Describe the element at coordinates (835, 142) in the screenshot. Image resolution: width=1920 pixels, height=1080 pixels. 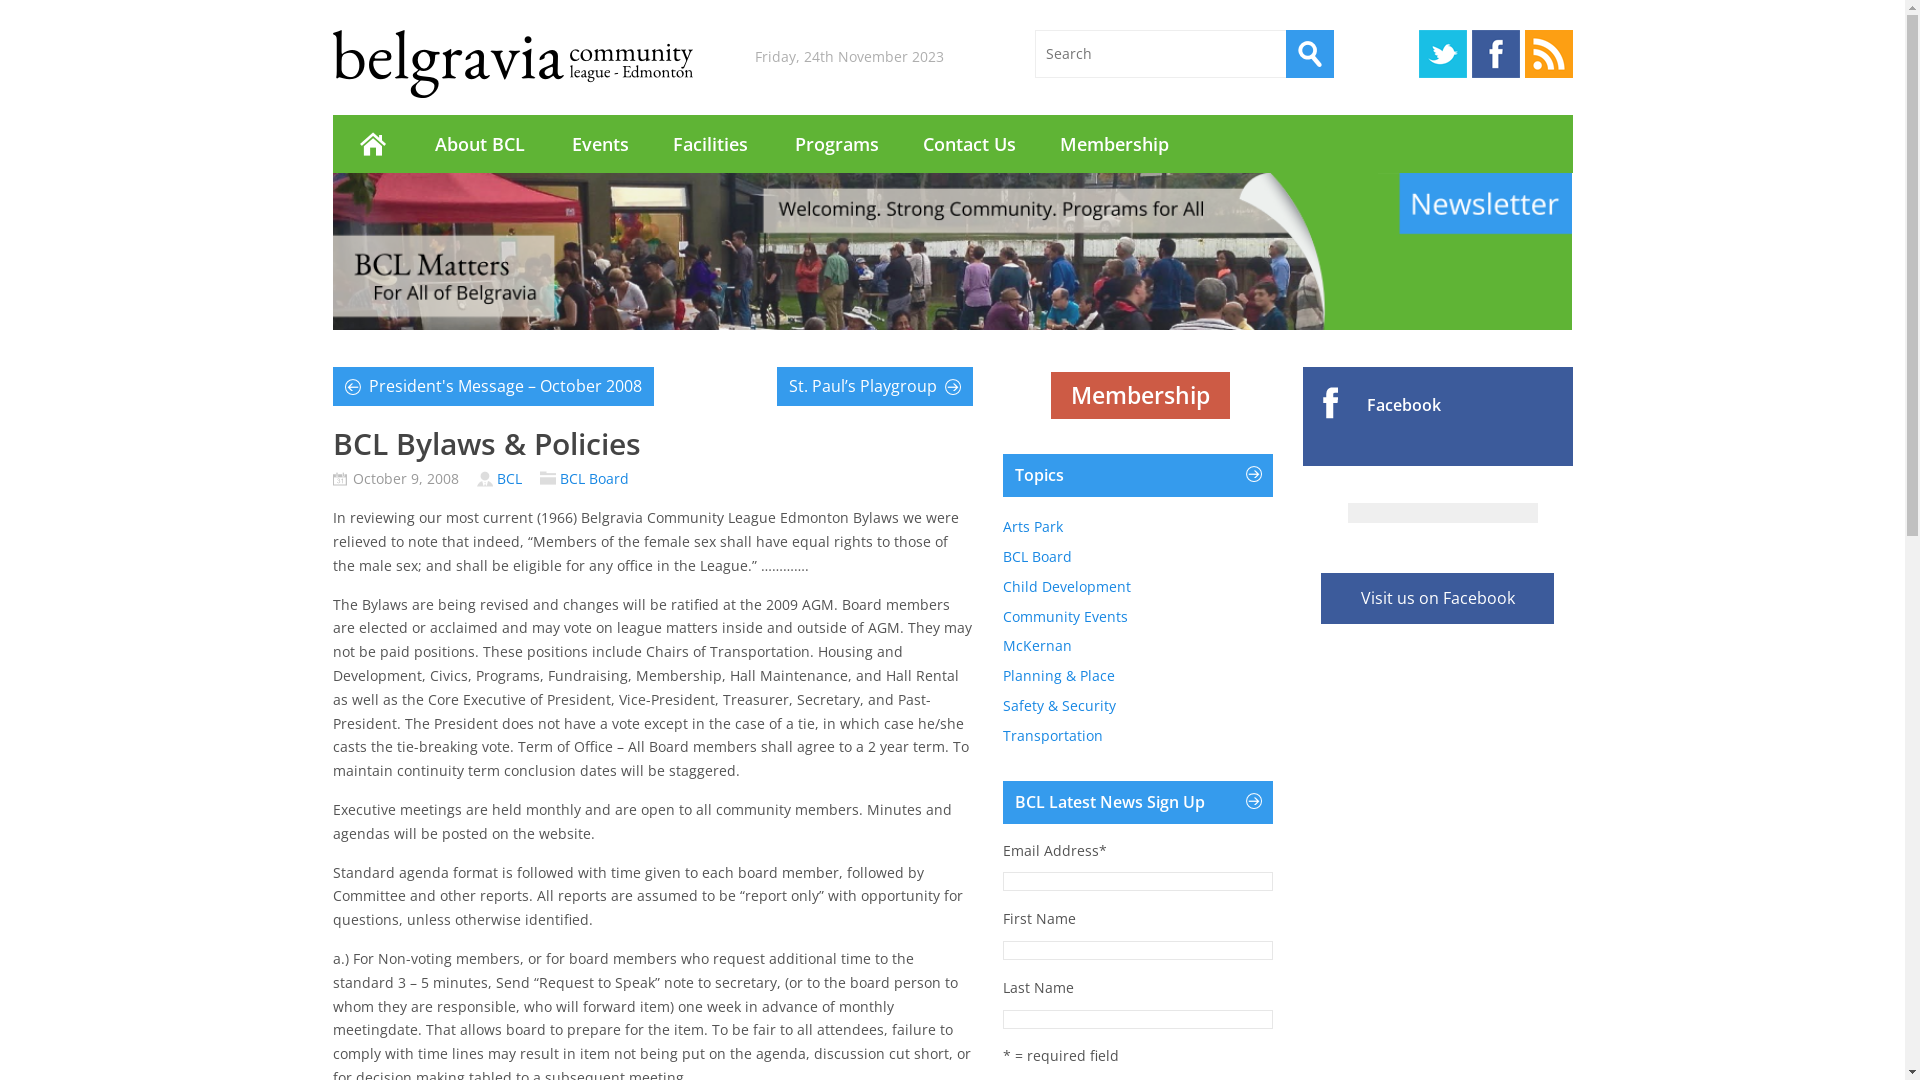
I see `'Programs'` at that location.